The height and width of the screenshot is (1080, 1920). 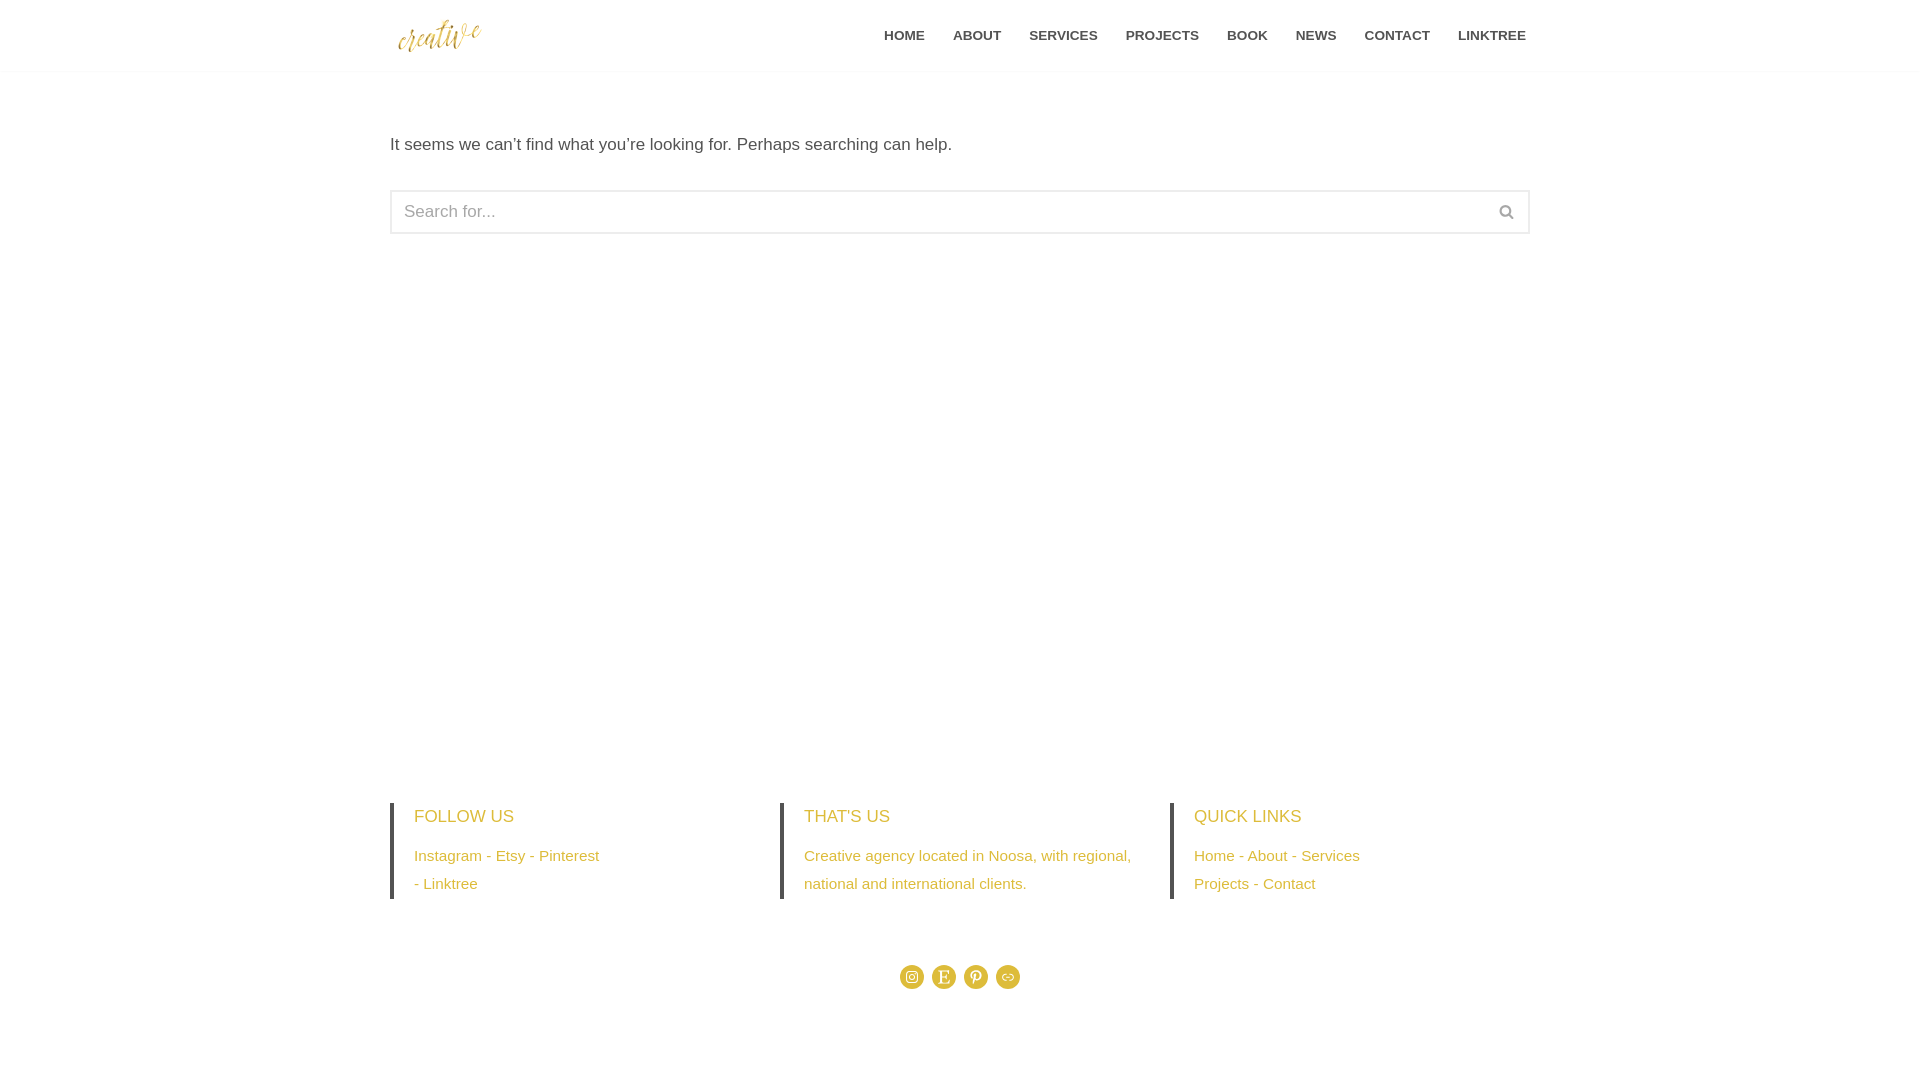 What do you see at coordinates (1213, 855) in the screenshot?
I see `'Home'` at bounding box center [1213, 855].